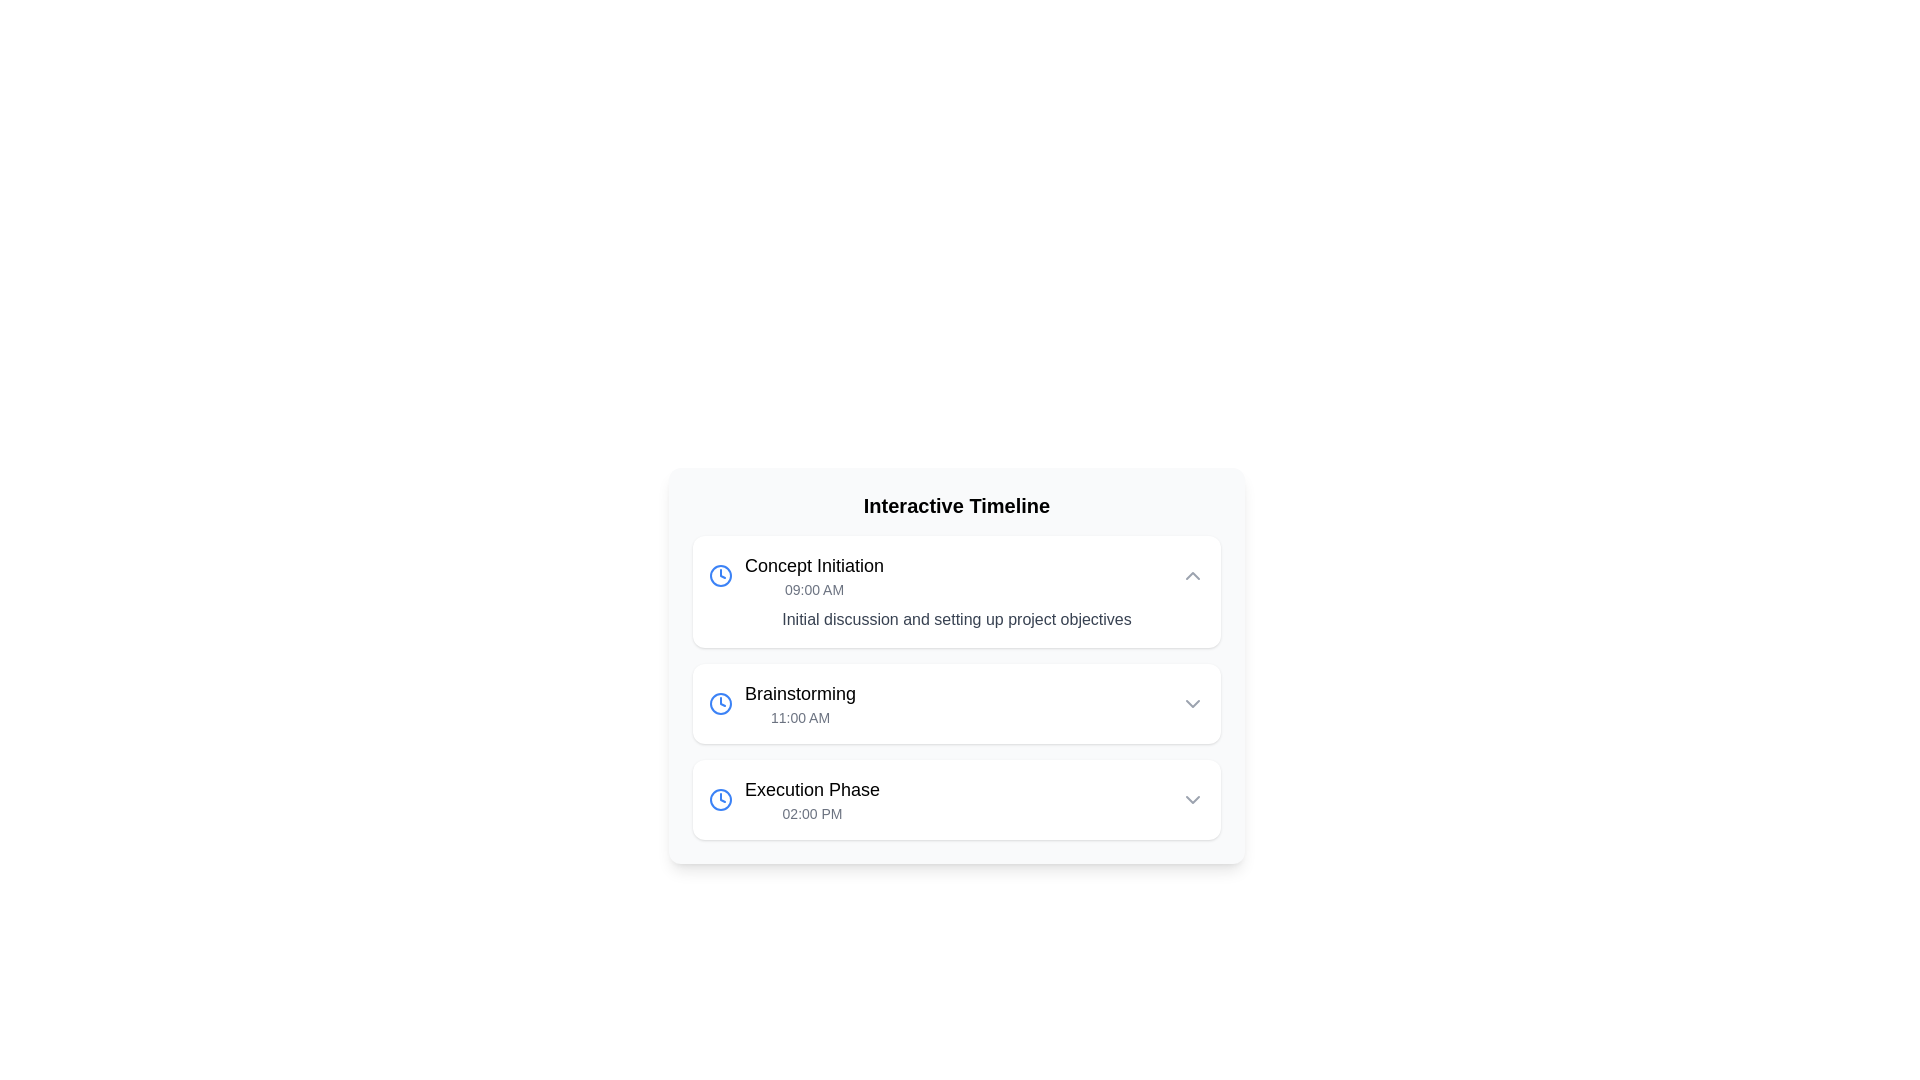 The image size is (1920, 1080). Describe the element at coordinates (781, 703) in the screenshot. I see `the 'Brainstorming' event element in the Interactive Timeline section to trigger a tooltip` at that location.